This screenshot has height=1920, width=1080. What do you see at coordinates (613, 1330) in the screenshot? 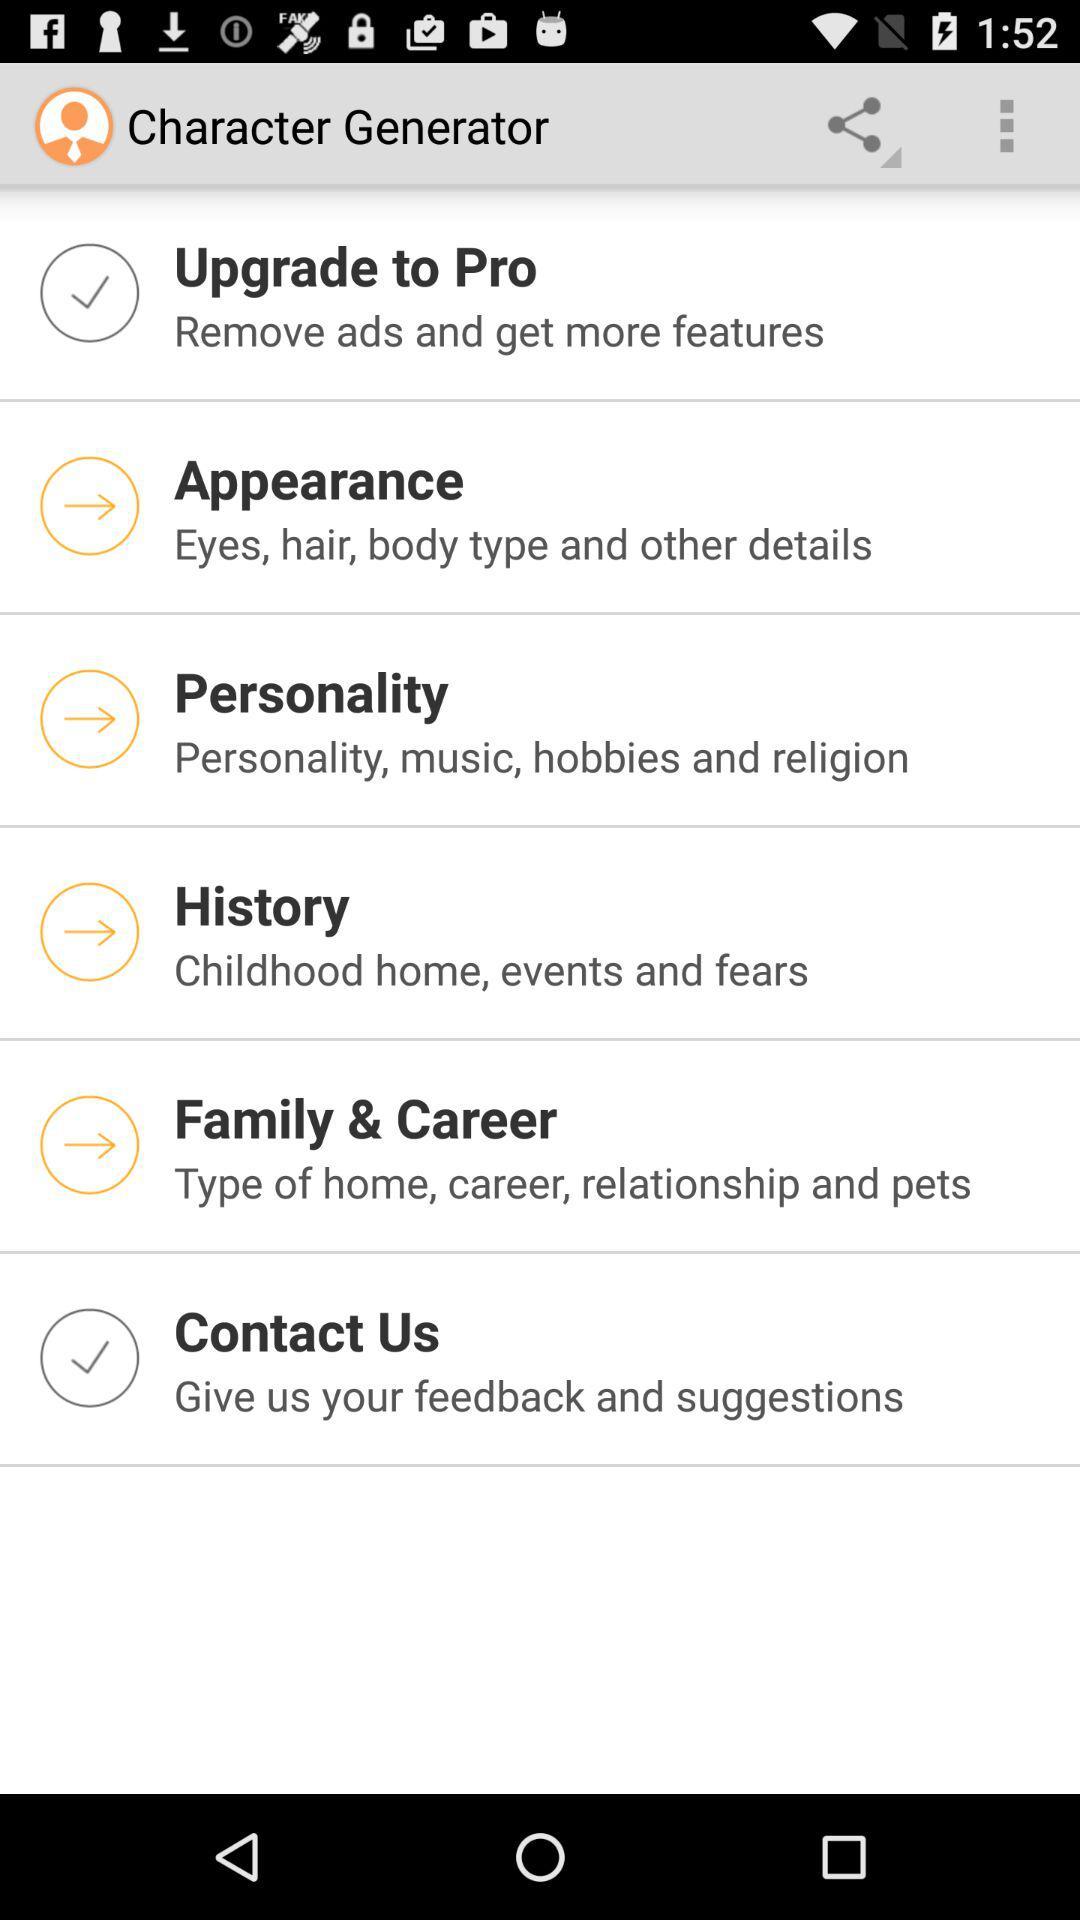
I see `the contact us icon` at bounding box center [613, 1330].